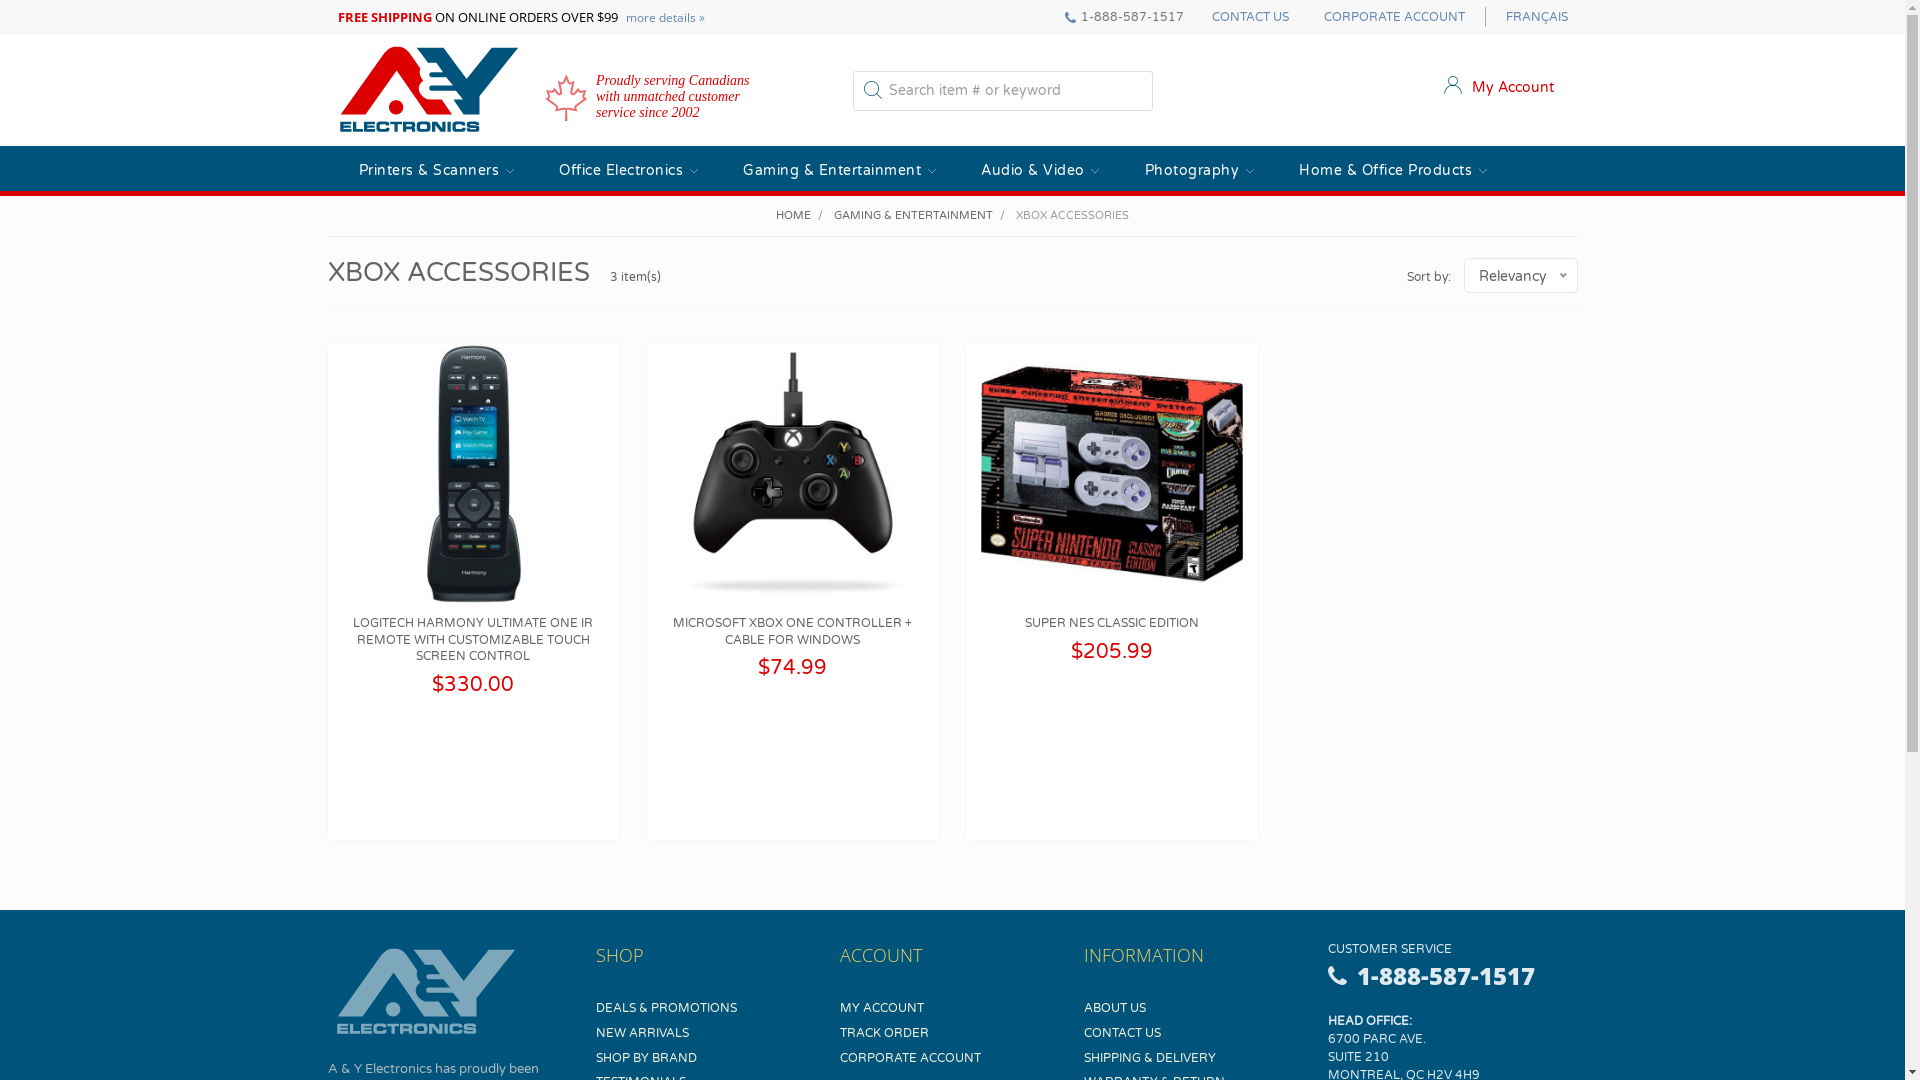 The height and width of the screenshot is (1080, 1920). Describe the element at coordinates (1393, 16) in the screenshot. I see `'CORPORATE ACCOUNT'` at that location.